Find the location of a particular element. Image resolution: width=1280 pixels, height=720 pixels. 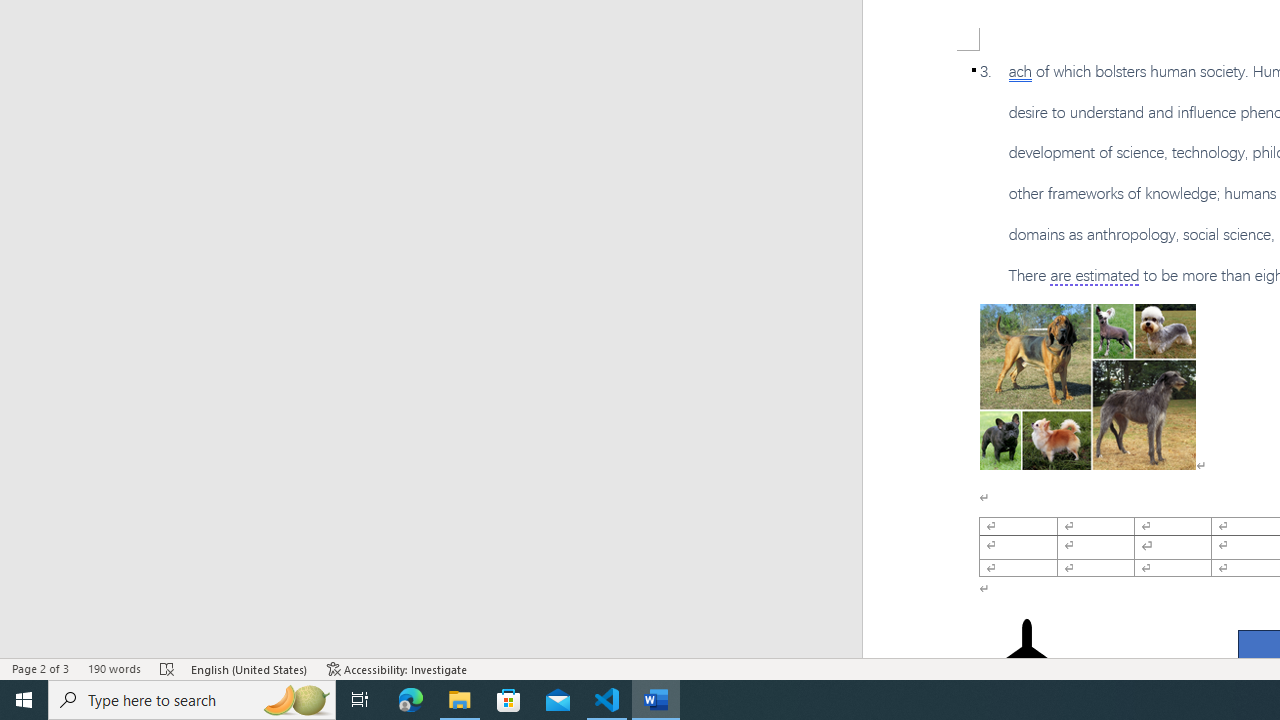

'Page Number Page 2 of 3' is located at coordinates (40, 669).